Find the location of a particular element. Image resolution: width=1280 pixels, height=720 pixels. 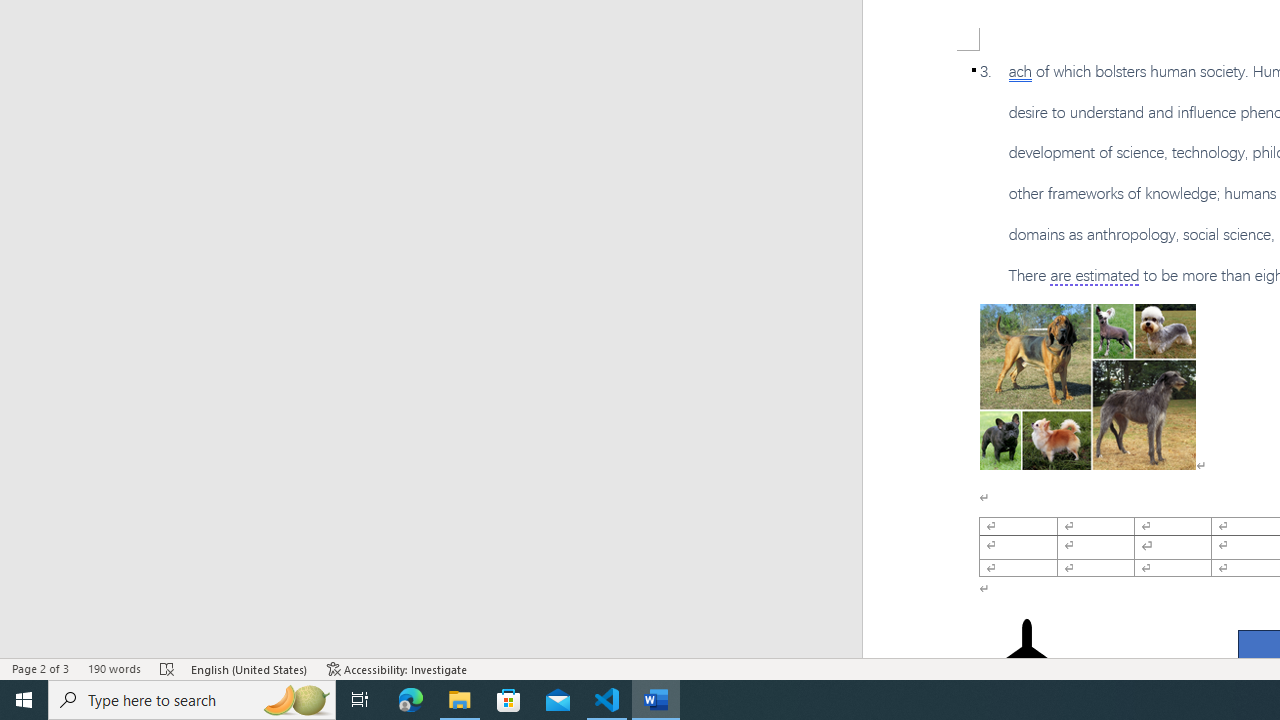

'Page Number Page 2 of 3' is located at coordinates (40, 669).